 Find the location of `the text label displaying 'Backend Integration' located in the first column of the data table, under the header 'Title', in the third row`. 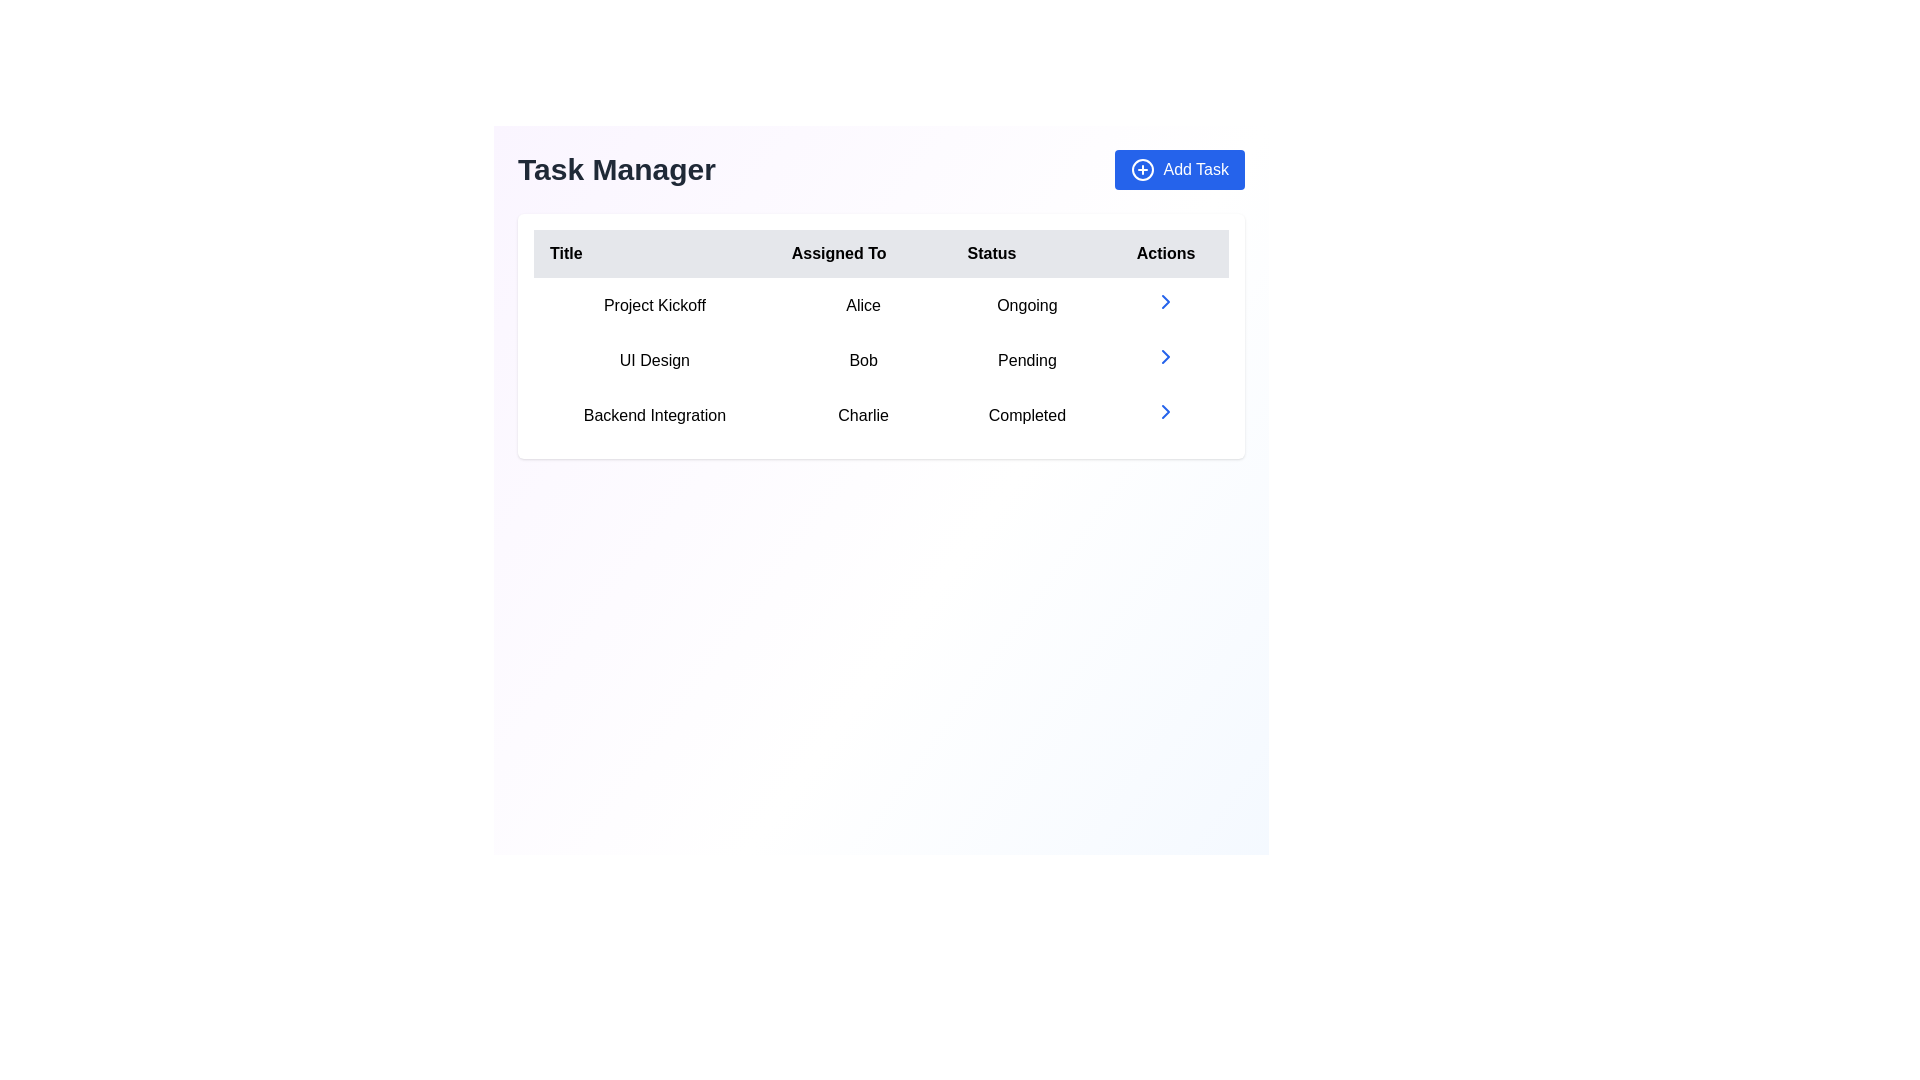

the text label displaying 'Backend Integration' located in the first column of the data table, under the header 'Title', in the third row is located at coordinates (654, 414).